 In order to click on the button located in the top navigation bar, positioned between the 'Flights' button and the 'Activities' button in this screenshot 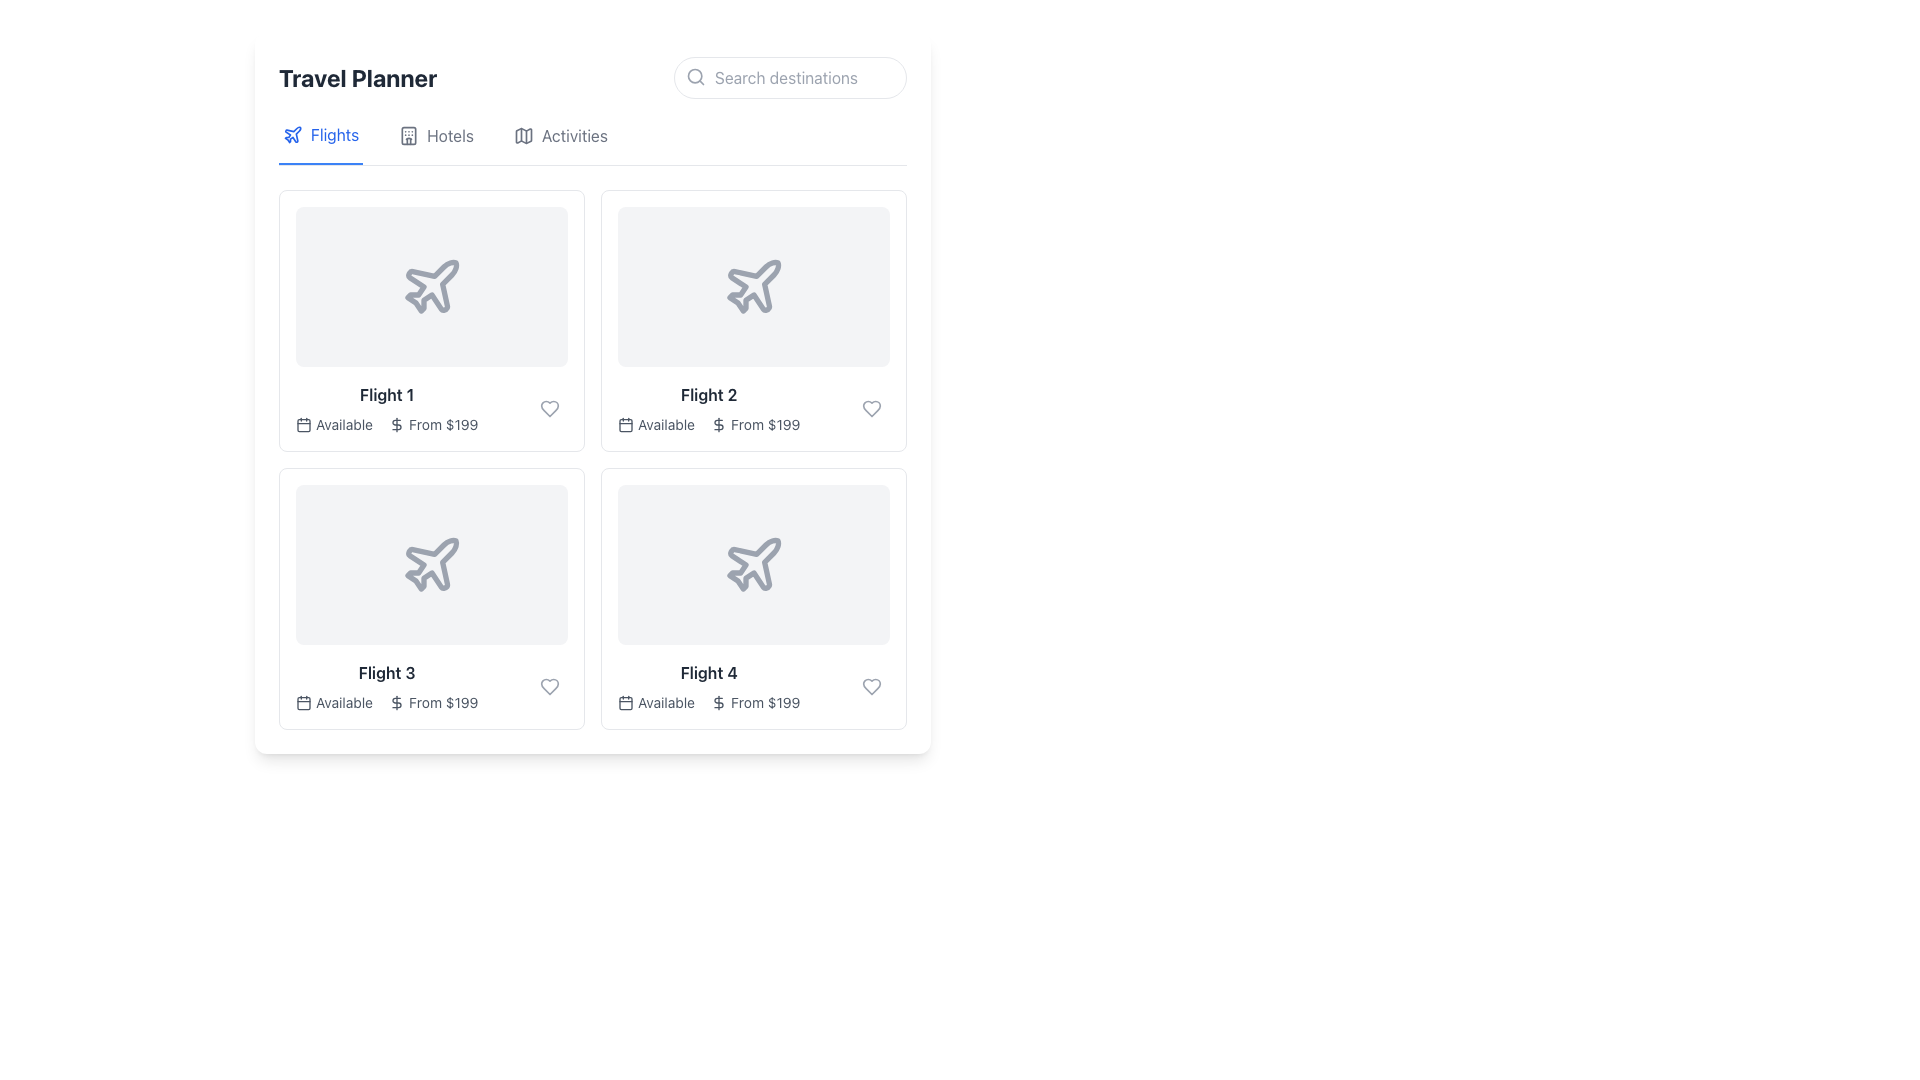, I will do `click(435, 142)`.